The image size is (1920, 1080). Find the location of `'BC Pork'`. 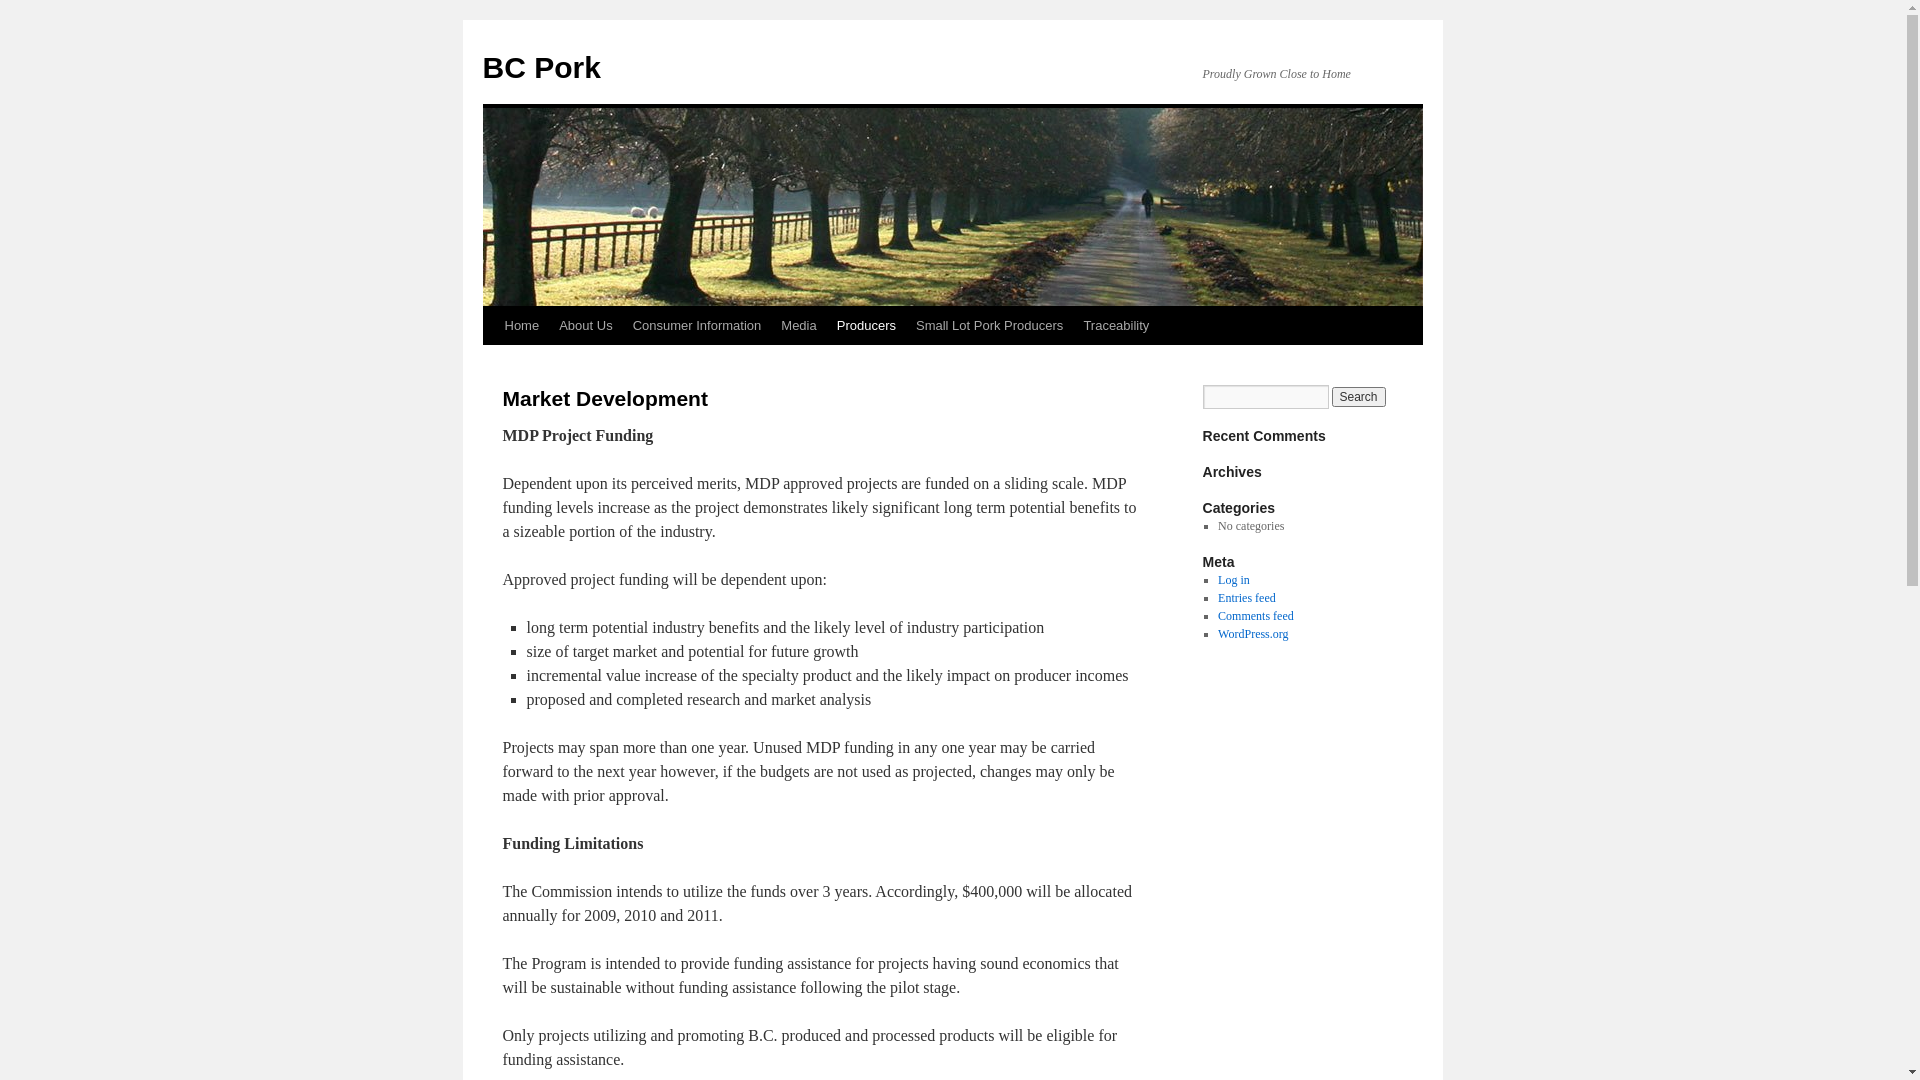

'BC Pork' is located at coordinates (541, 66).